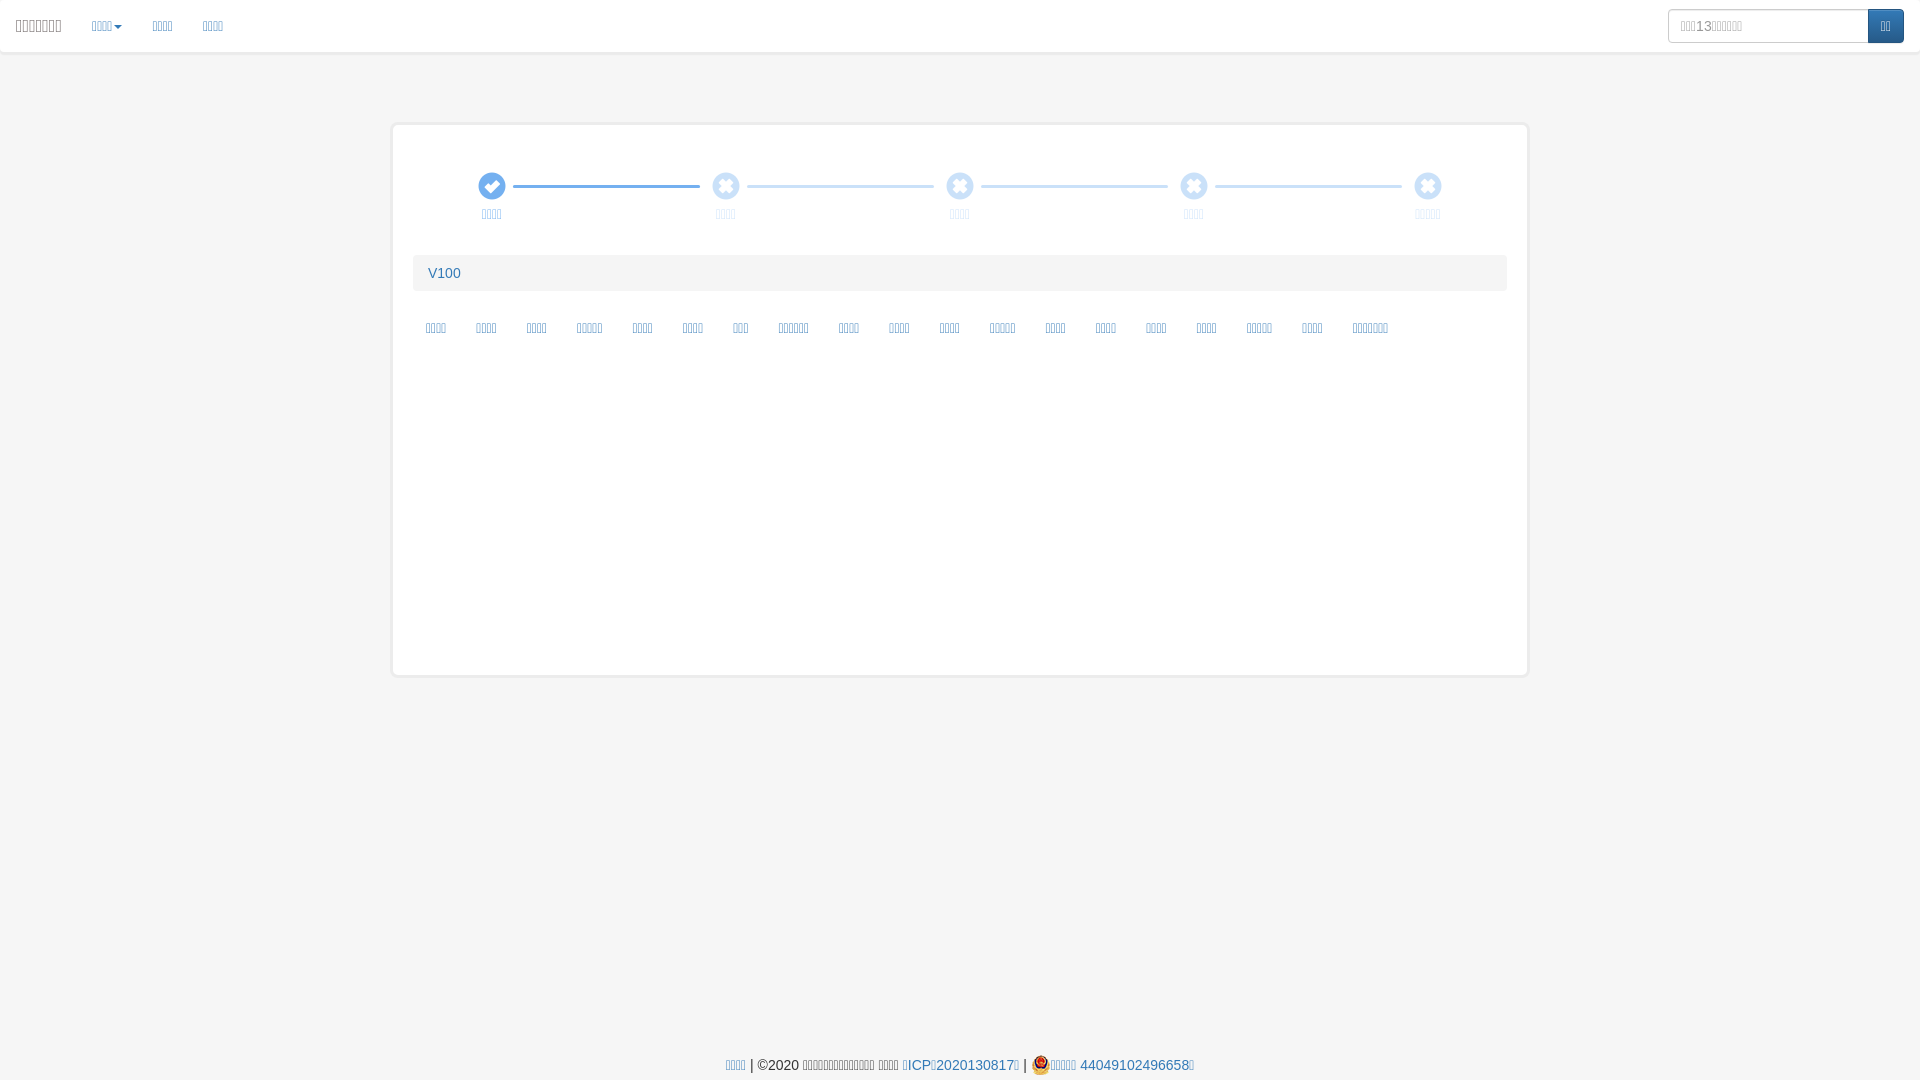  Describe the element at coordinates (443, 273) in the screenshot. I see `'V100'` at that location.